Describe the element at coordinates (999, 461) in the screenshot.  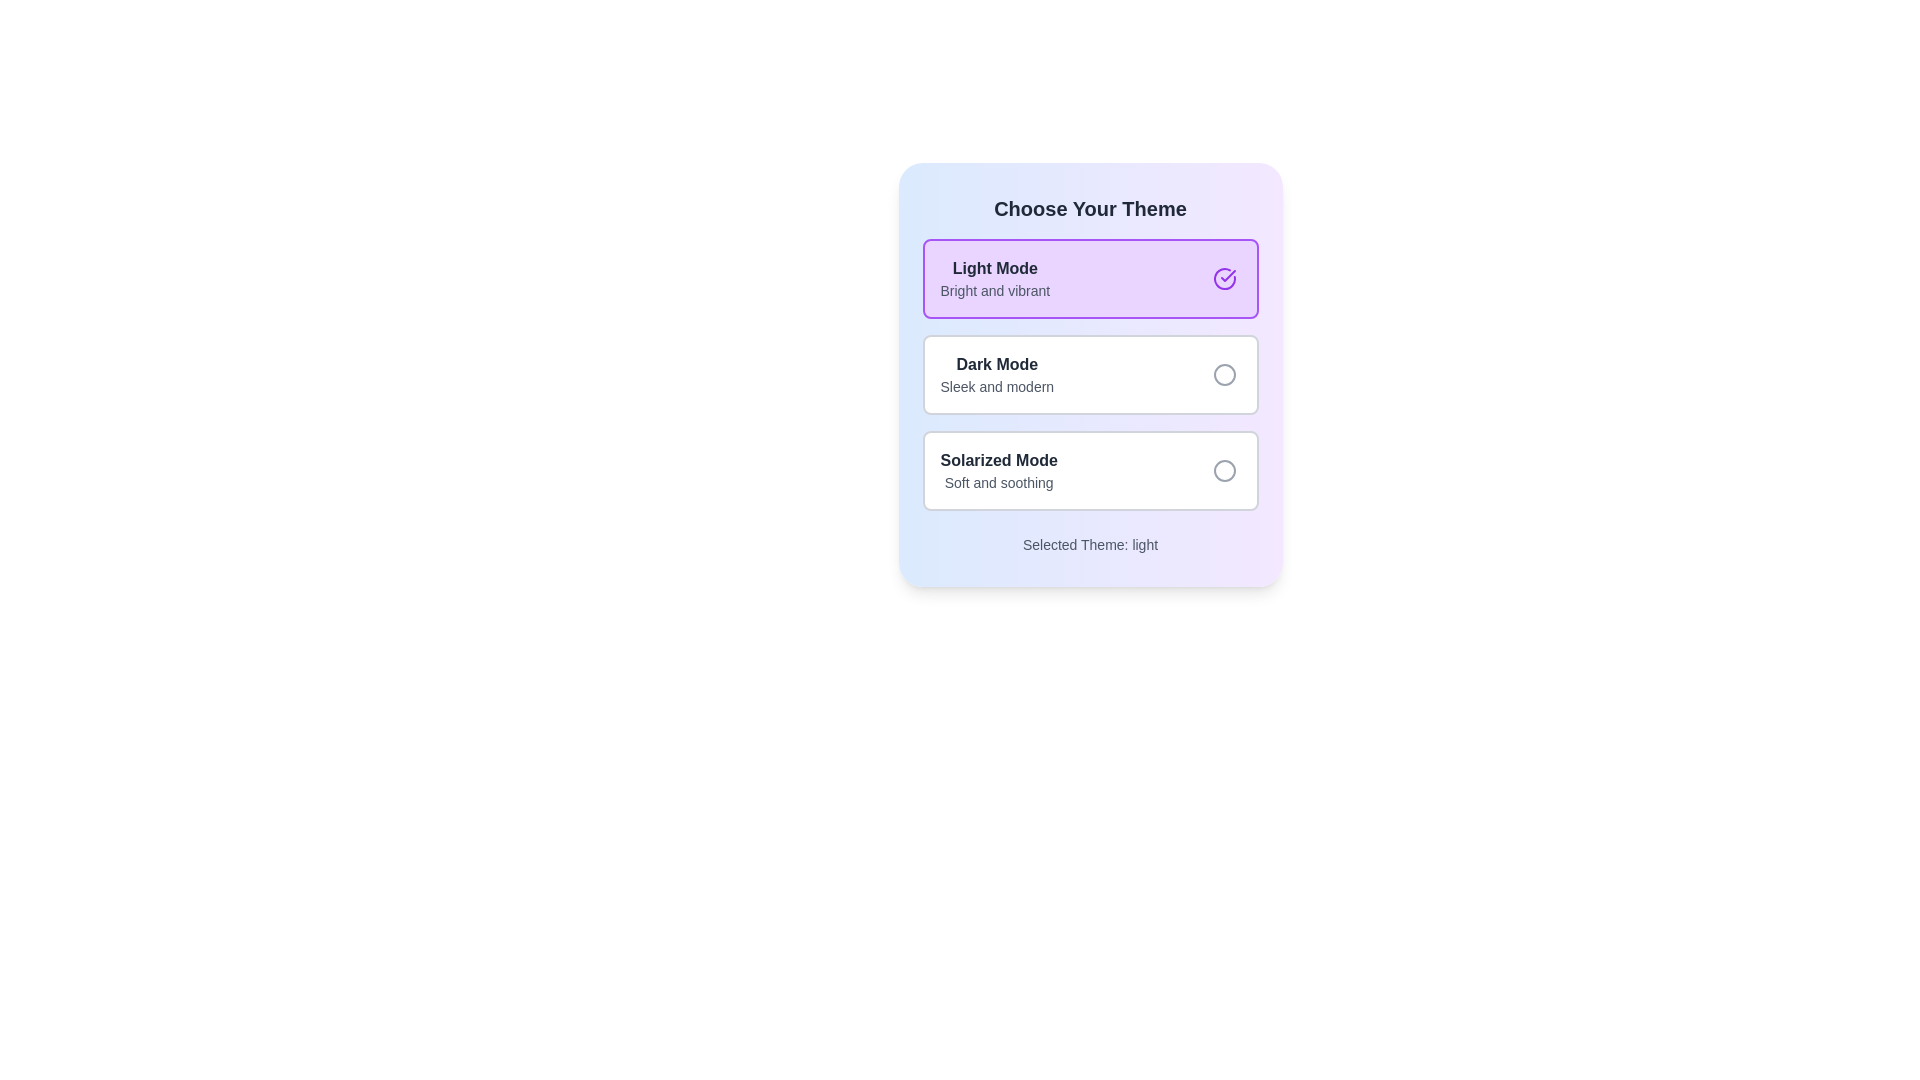
I see `the 'Solarized Mode' text label that identifies its function above the descriptive text 'Soft and soothing'` at that location.